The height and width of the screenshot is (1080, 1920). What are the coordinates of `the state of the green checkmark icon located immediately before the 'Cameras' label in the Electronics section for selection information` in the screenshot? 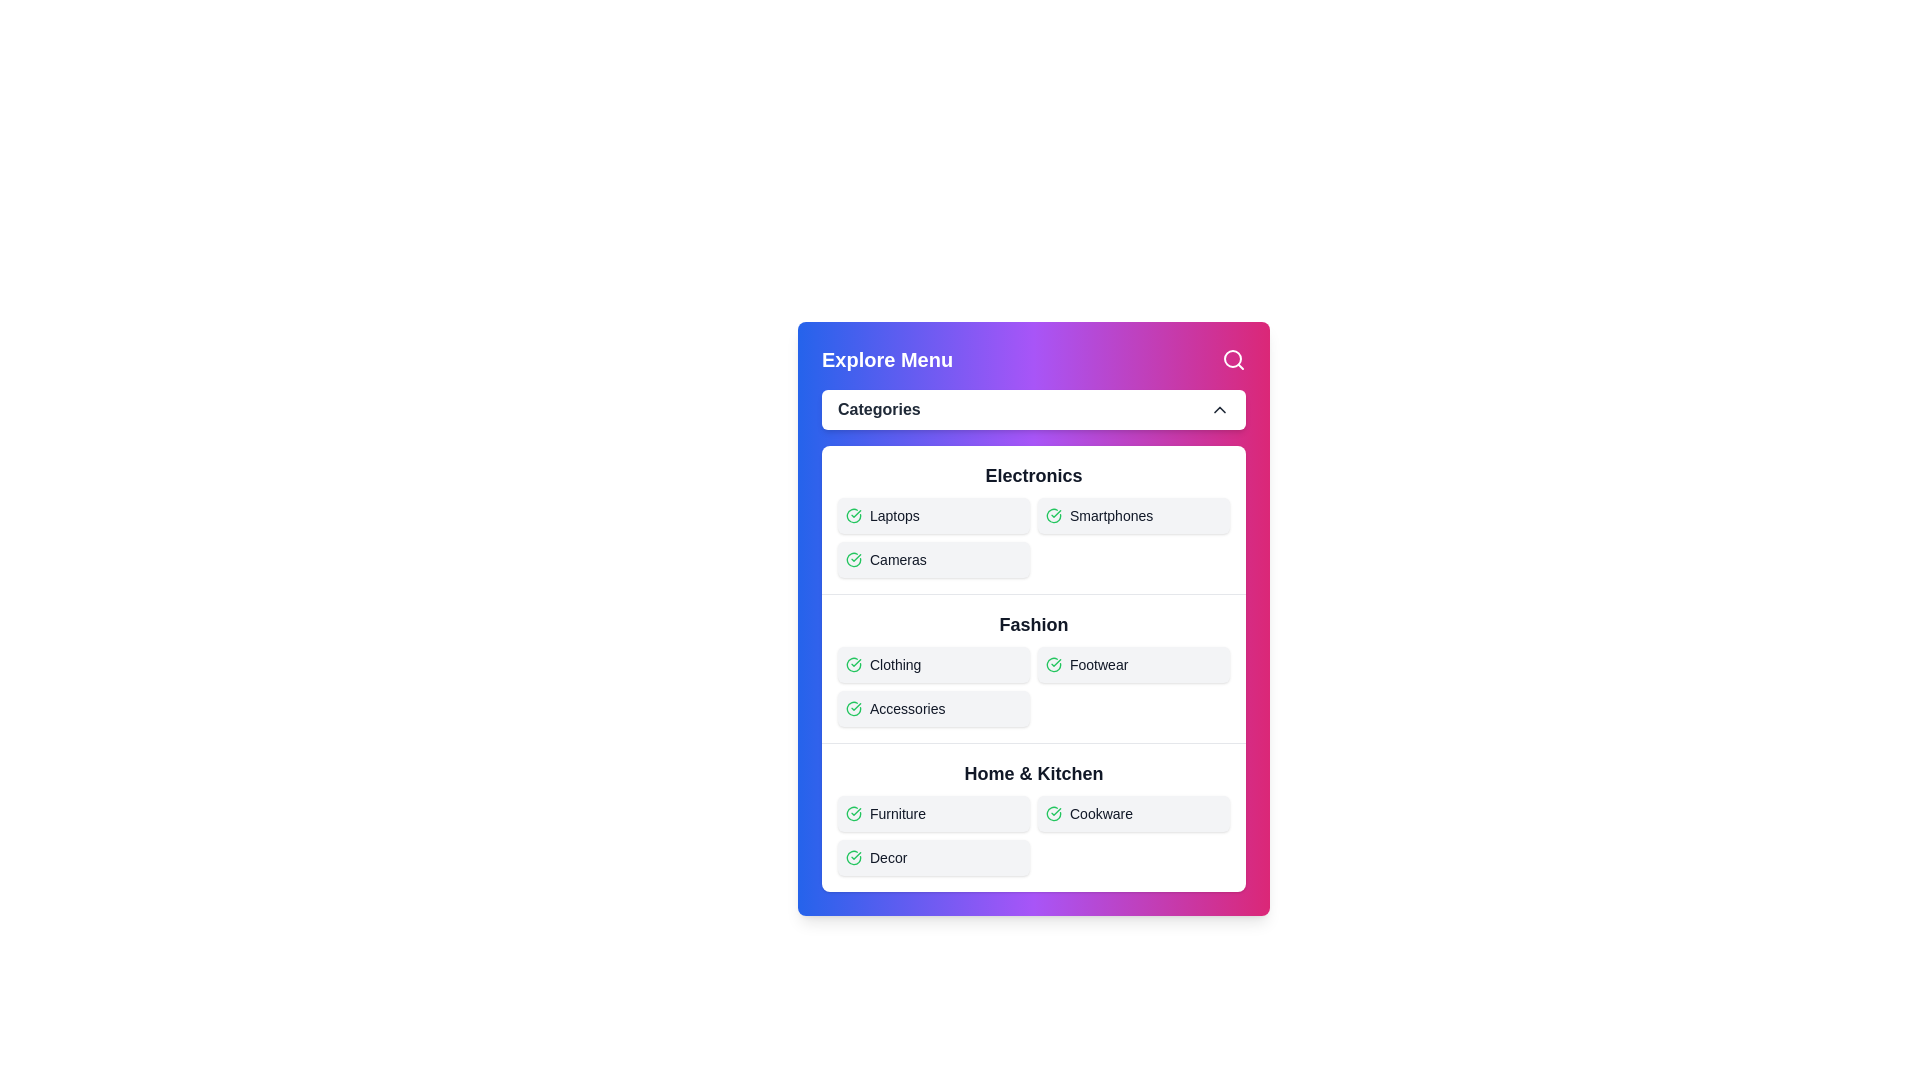 It's located at (854, 559).